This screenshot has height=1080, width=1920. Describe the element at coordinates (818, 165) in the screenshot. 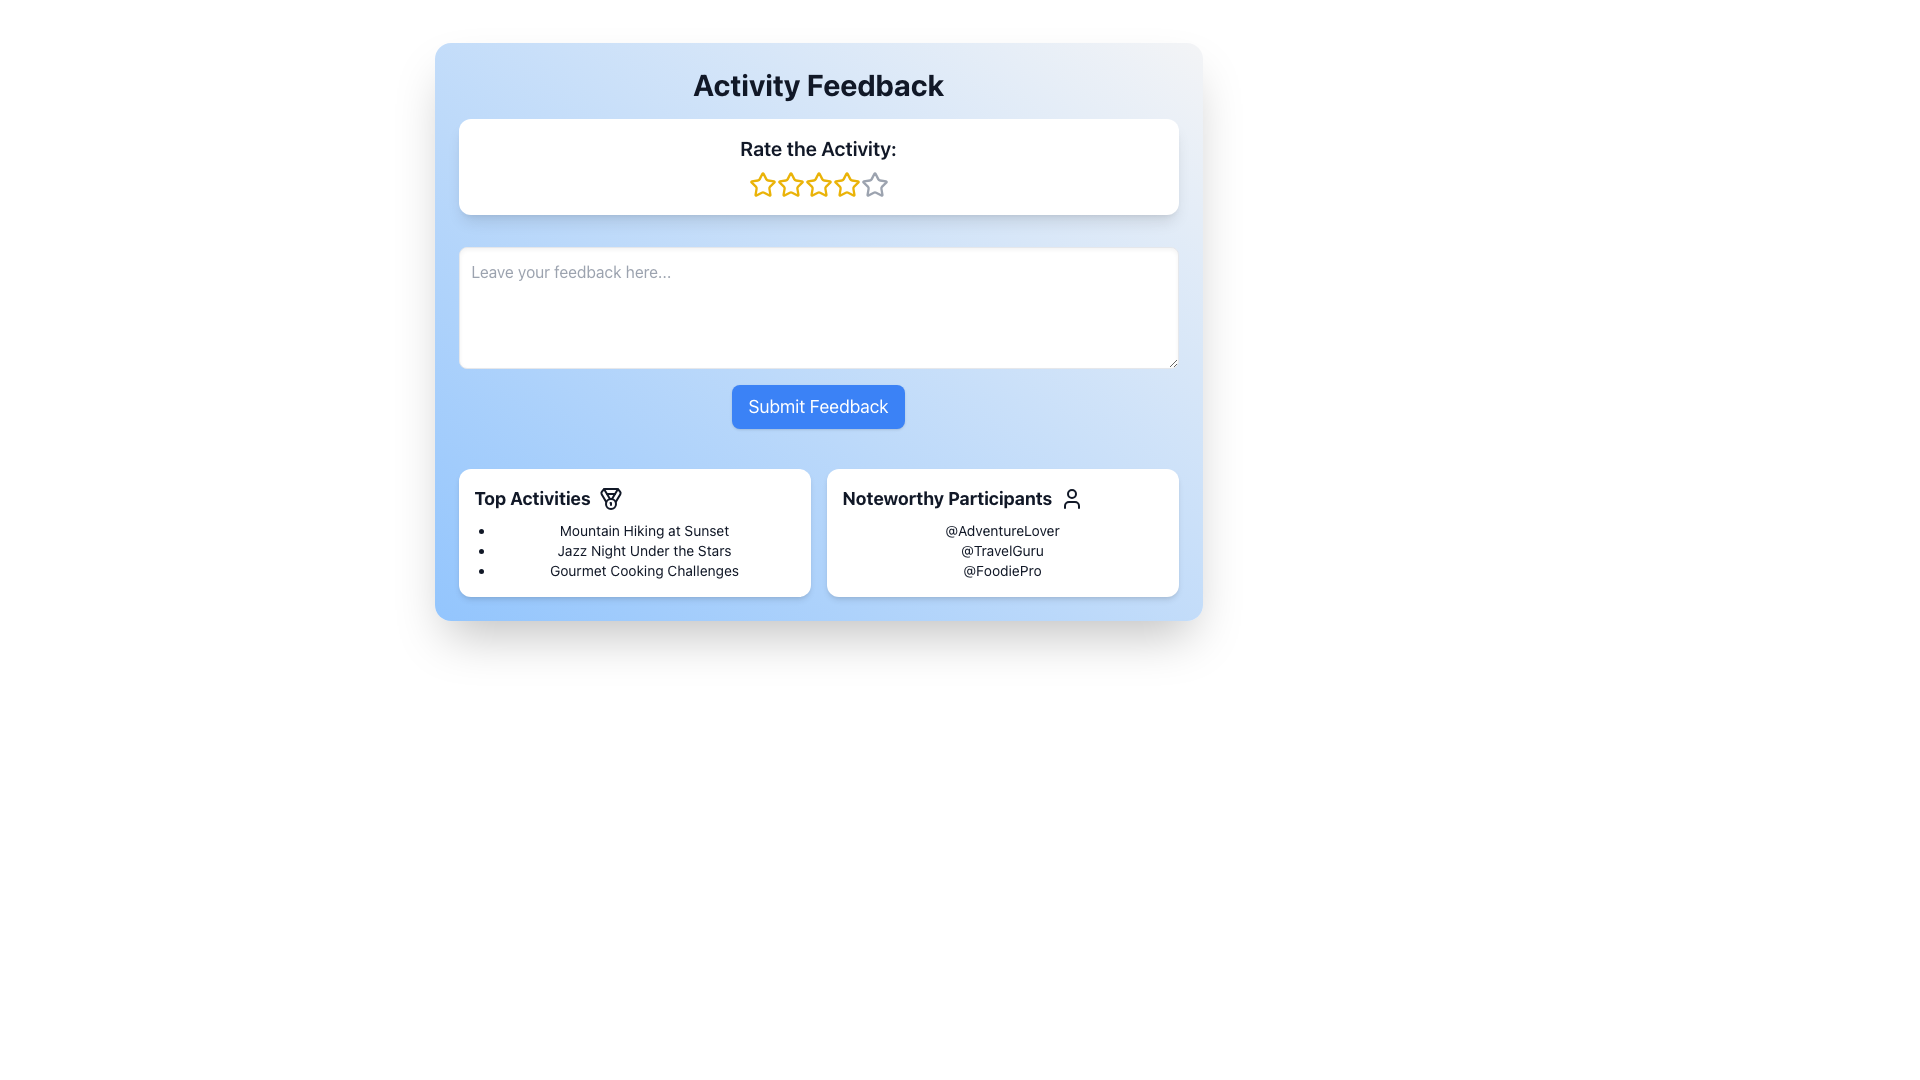

I see `the stars in the Rating interface located below the 'Activity Feedback' header` at that location.